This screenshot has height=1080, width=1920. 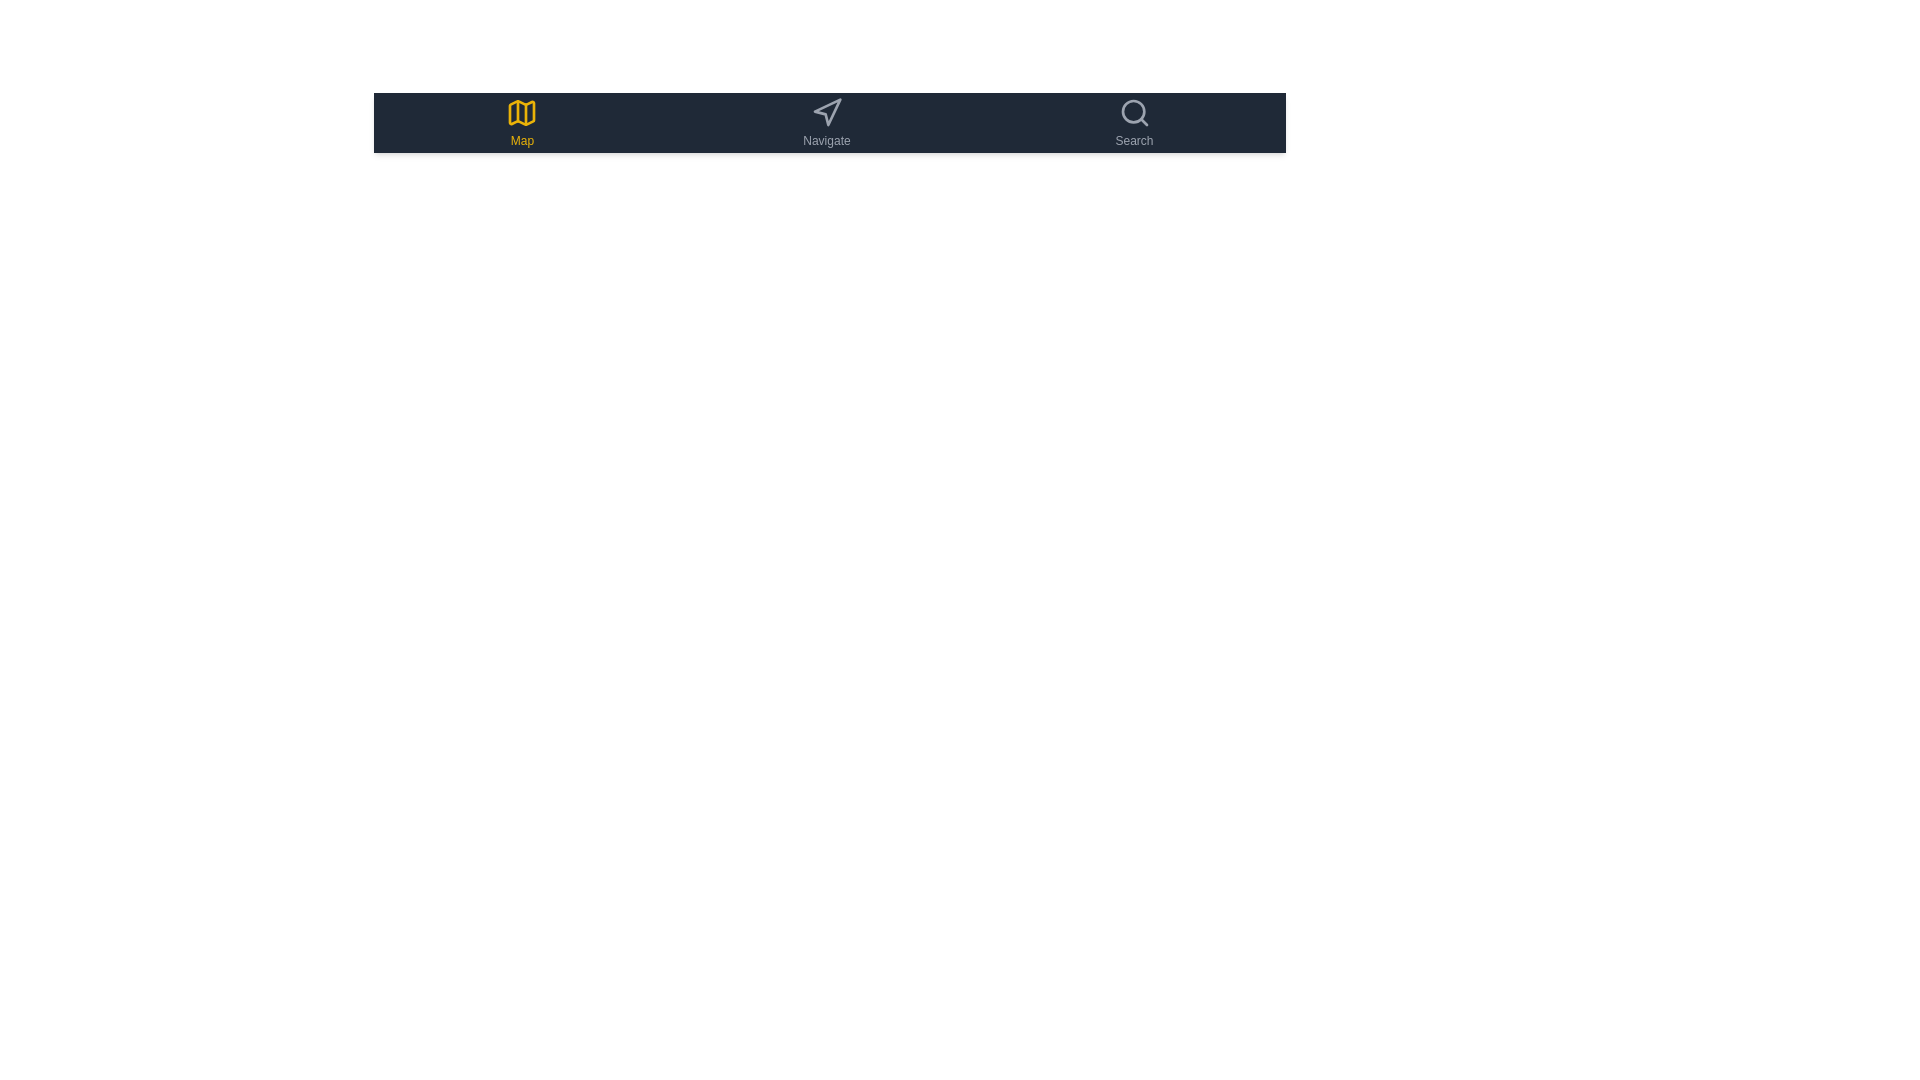 I want to click on the magnifying glass icon in the rightmost section of the horizontal menu bar to initiate the search operation, so click(x=1133, y=112).